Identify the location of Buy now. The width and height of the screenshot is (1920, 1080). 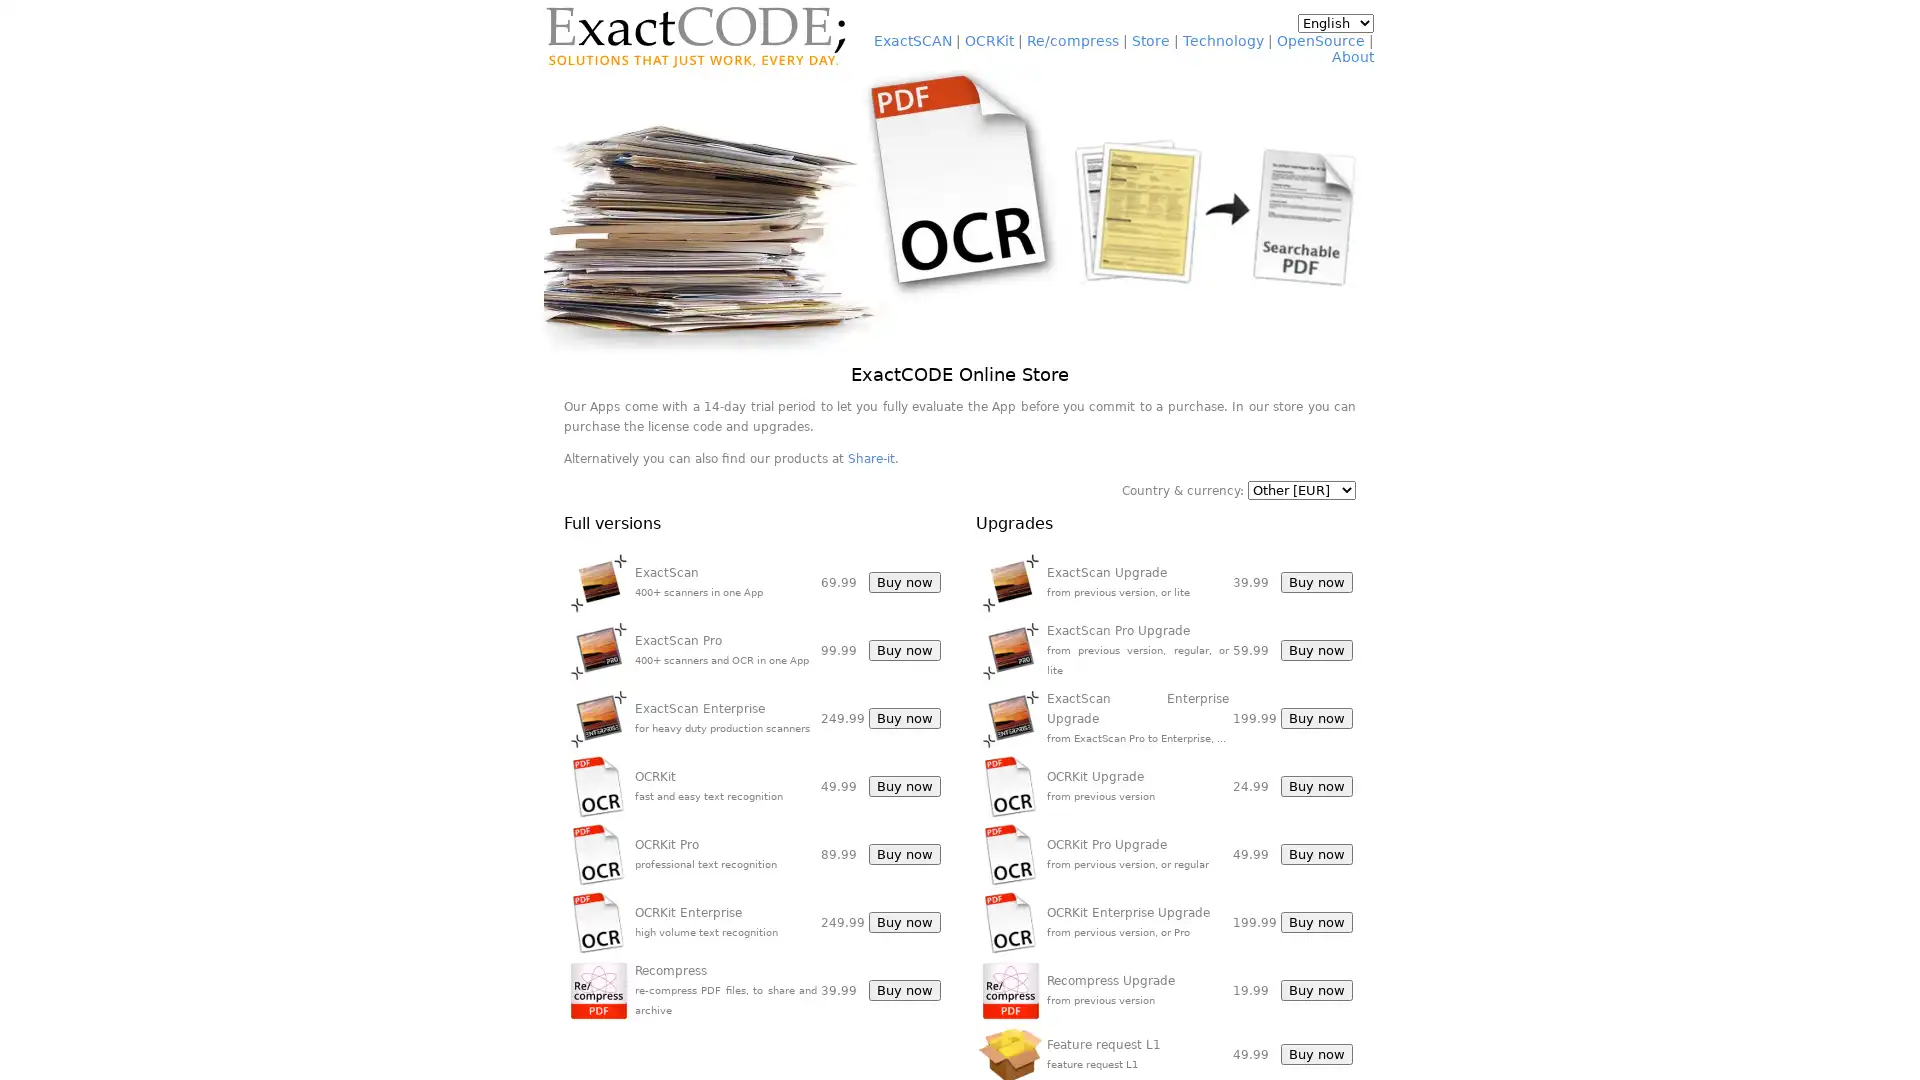
(904, 854).